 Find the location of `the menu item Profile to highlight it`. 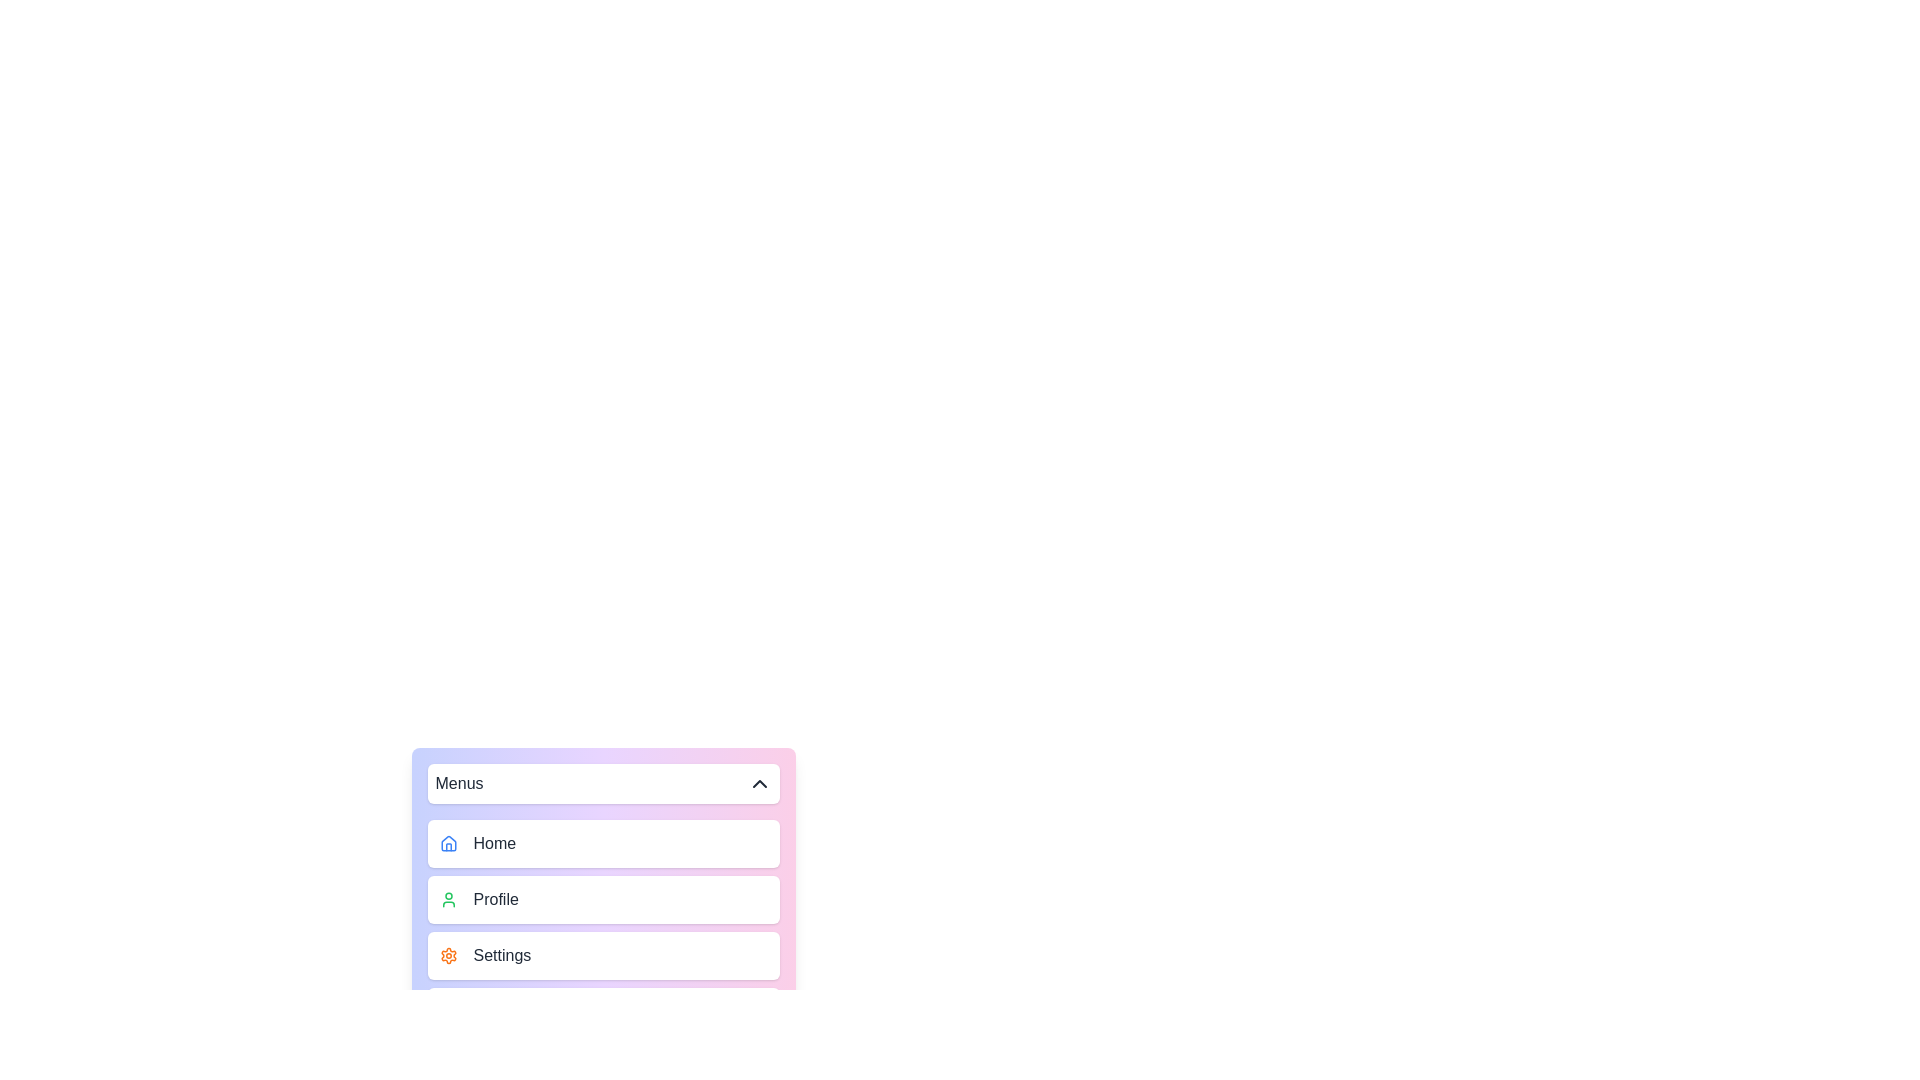

the menu item Profile to highlight it is located at coordinates (602, 898).